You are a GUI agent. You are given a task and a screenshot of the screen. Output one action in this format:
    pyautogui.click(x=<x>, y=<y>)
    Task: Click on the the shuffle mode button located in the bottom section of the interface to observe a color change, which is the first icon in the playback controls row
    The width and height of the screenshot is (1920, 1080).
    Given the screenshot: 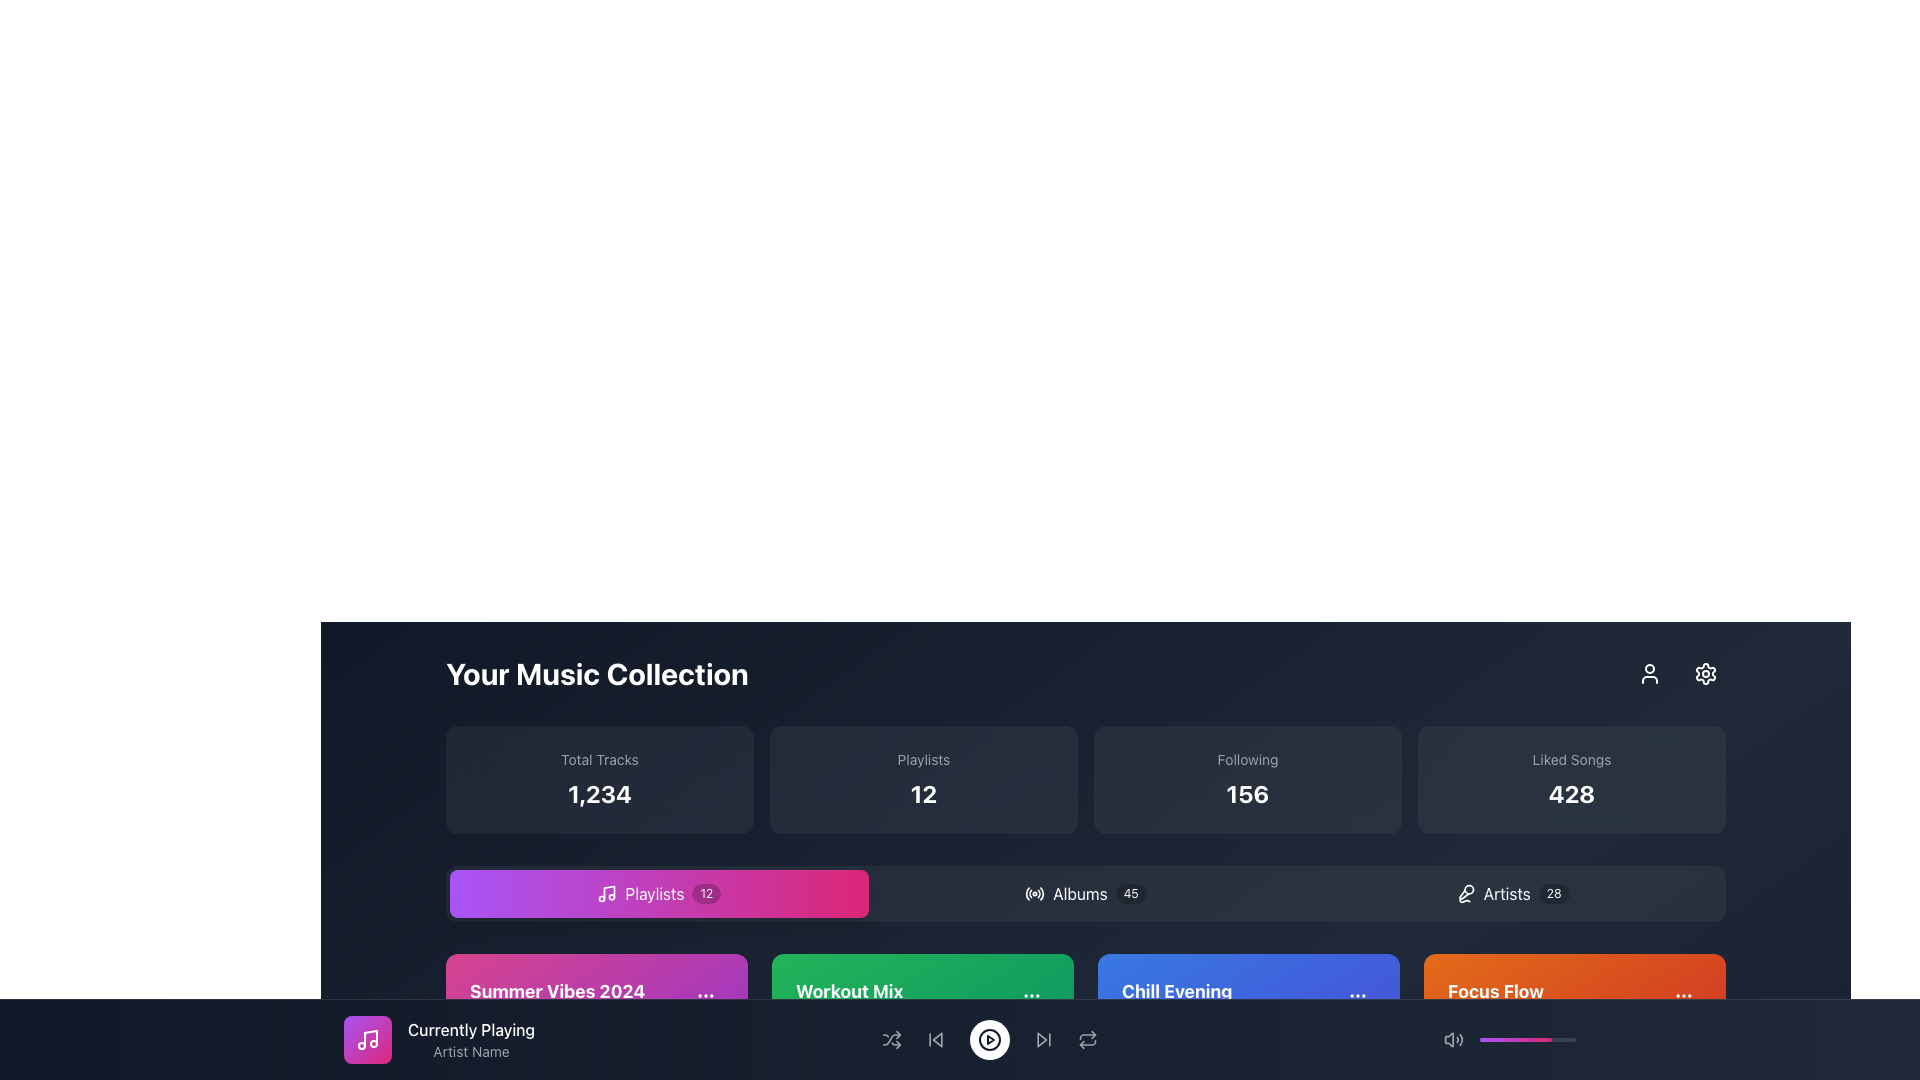 What is the action you would take?
    pyautogui.click(x=890, y=1039)
    